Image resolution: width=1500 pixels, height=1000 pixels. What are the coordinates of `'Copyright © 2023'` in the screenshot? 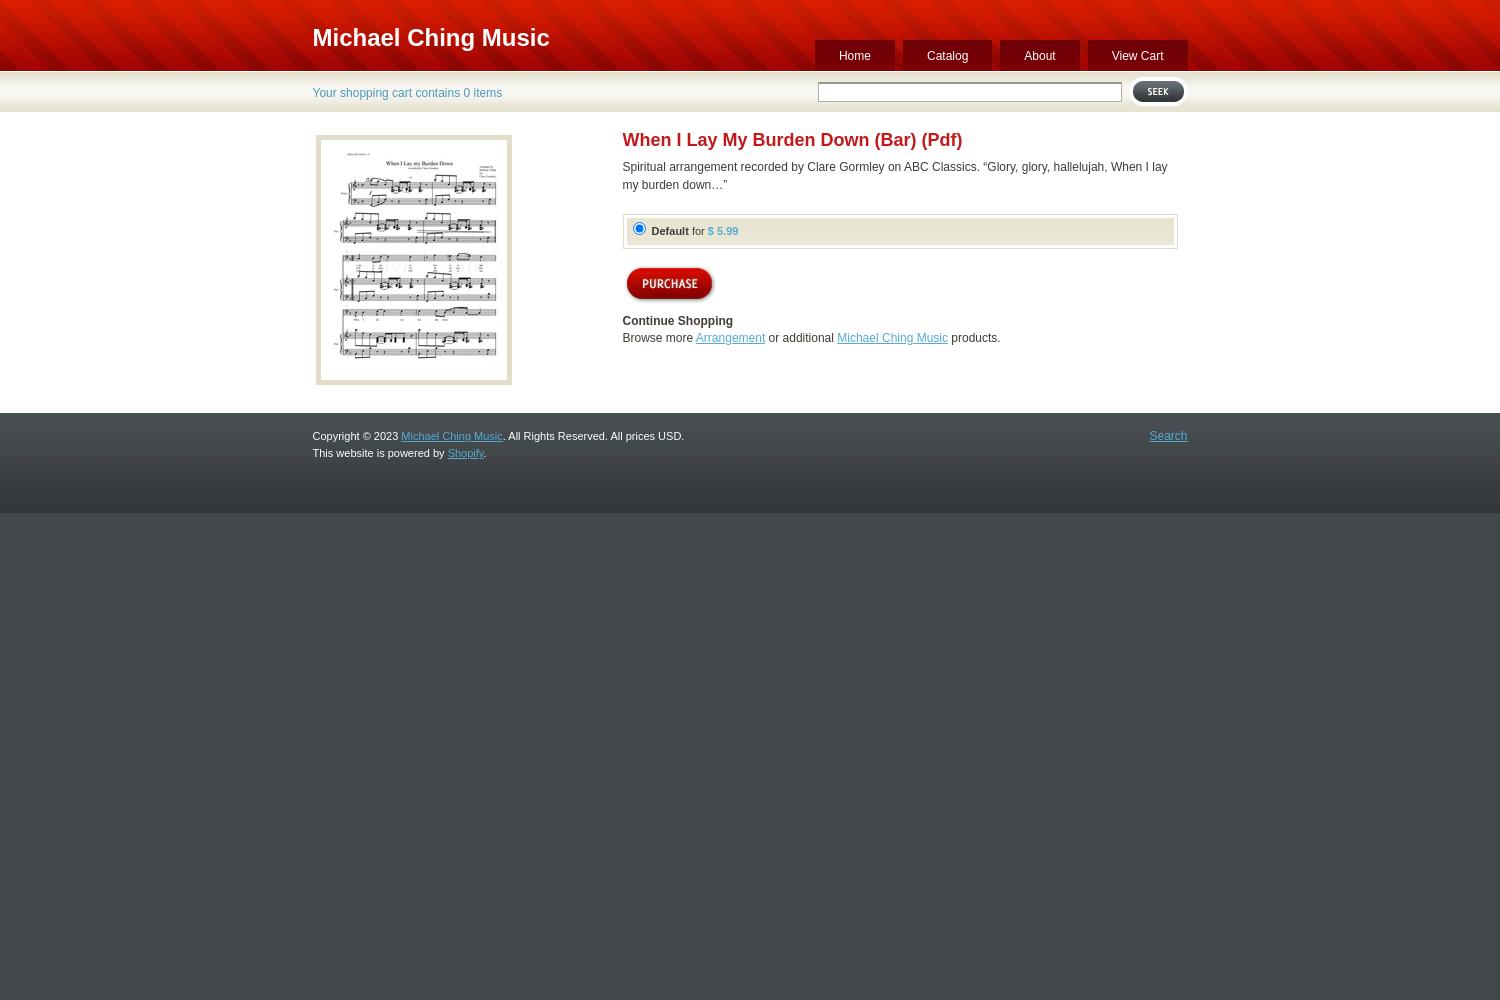 It's located at (355, 436).